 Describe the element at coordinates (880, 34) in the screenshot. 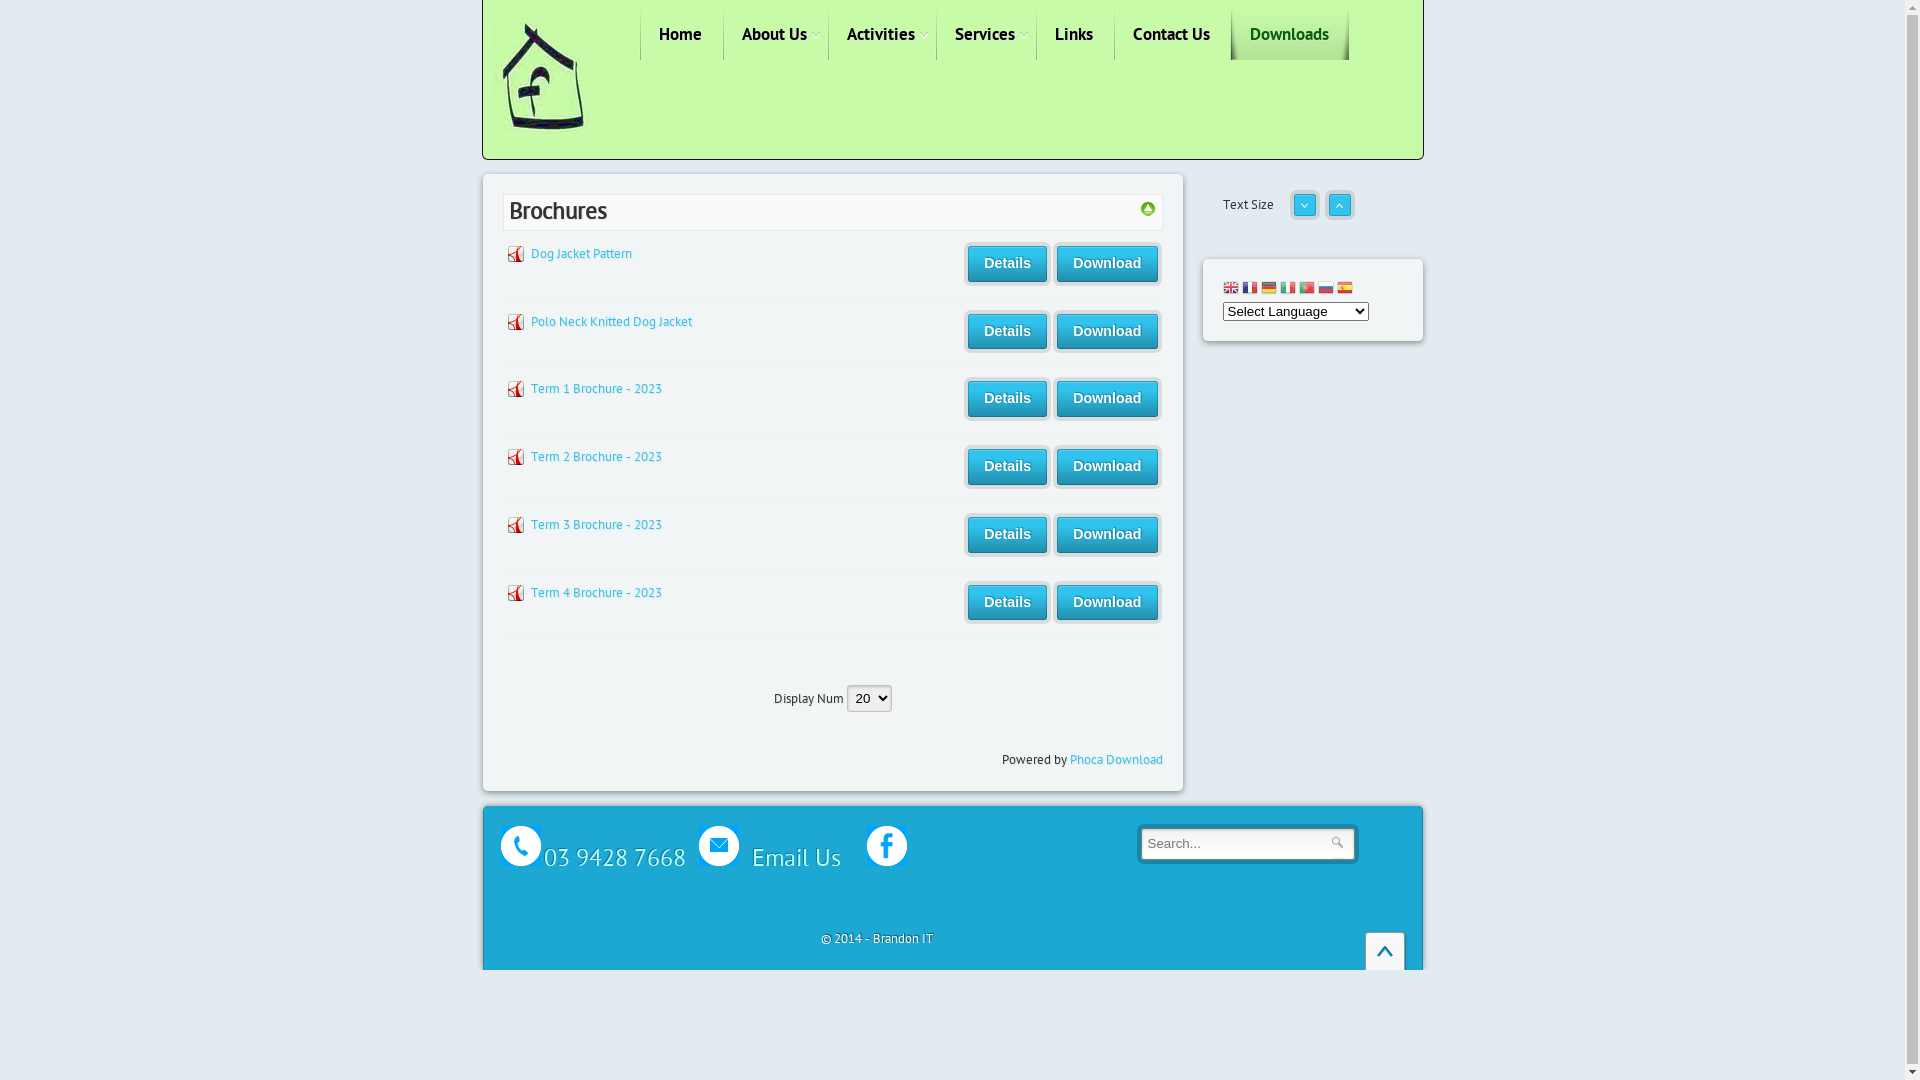

I see `'Activities'` at that location.